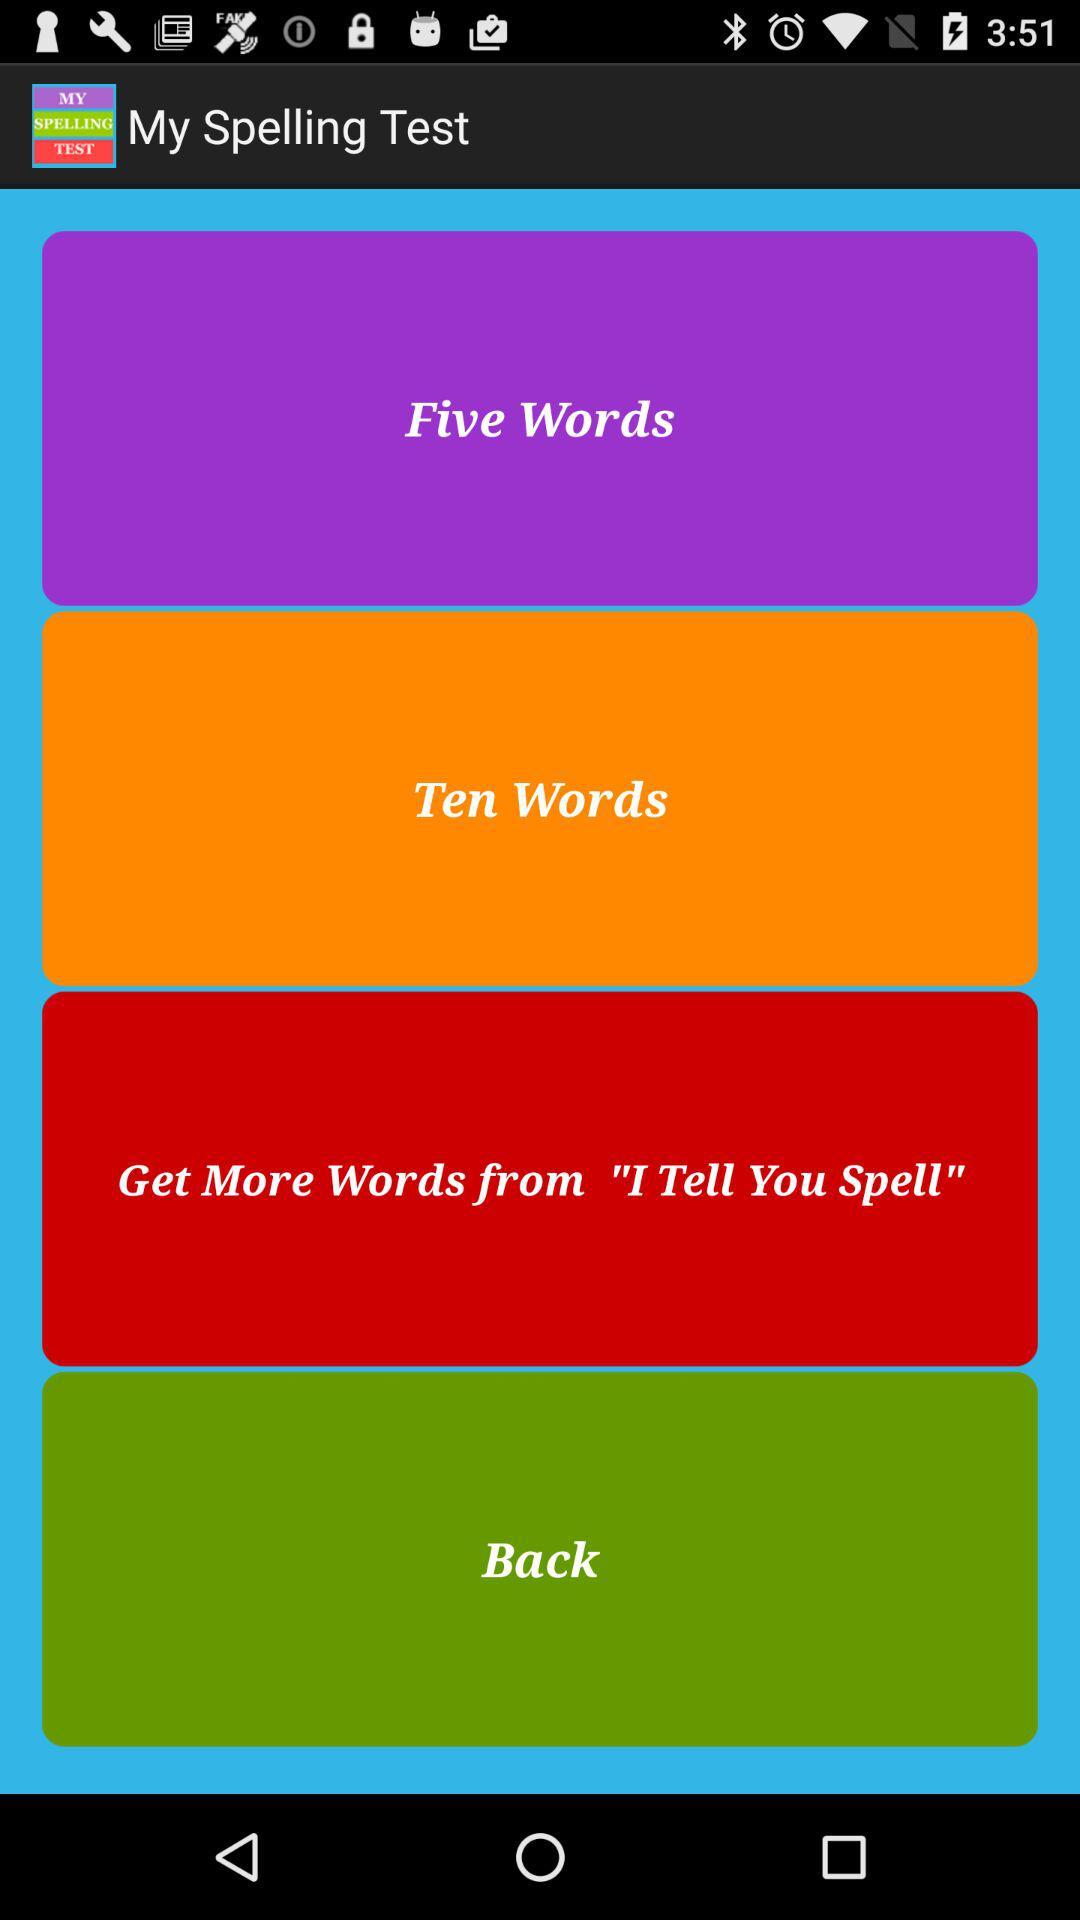 This screenshot has height=1920, width=1080. What do you see at coordinates (540, 1179) in the screenshot?
I see `the get more words button` at bounding box center [540, 1179].